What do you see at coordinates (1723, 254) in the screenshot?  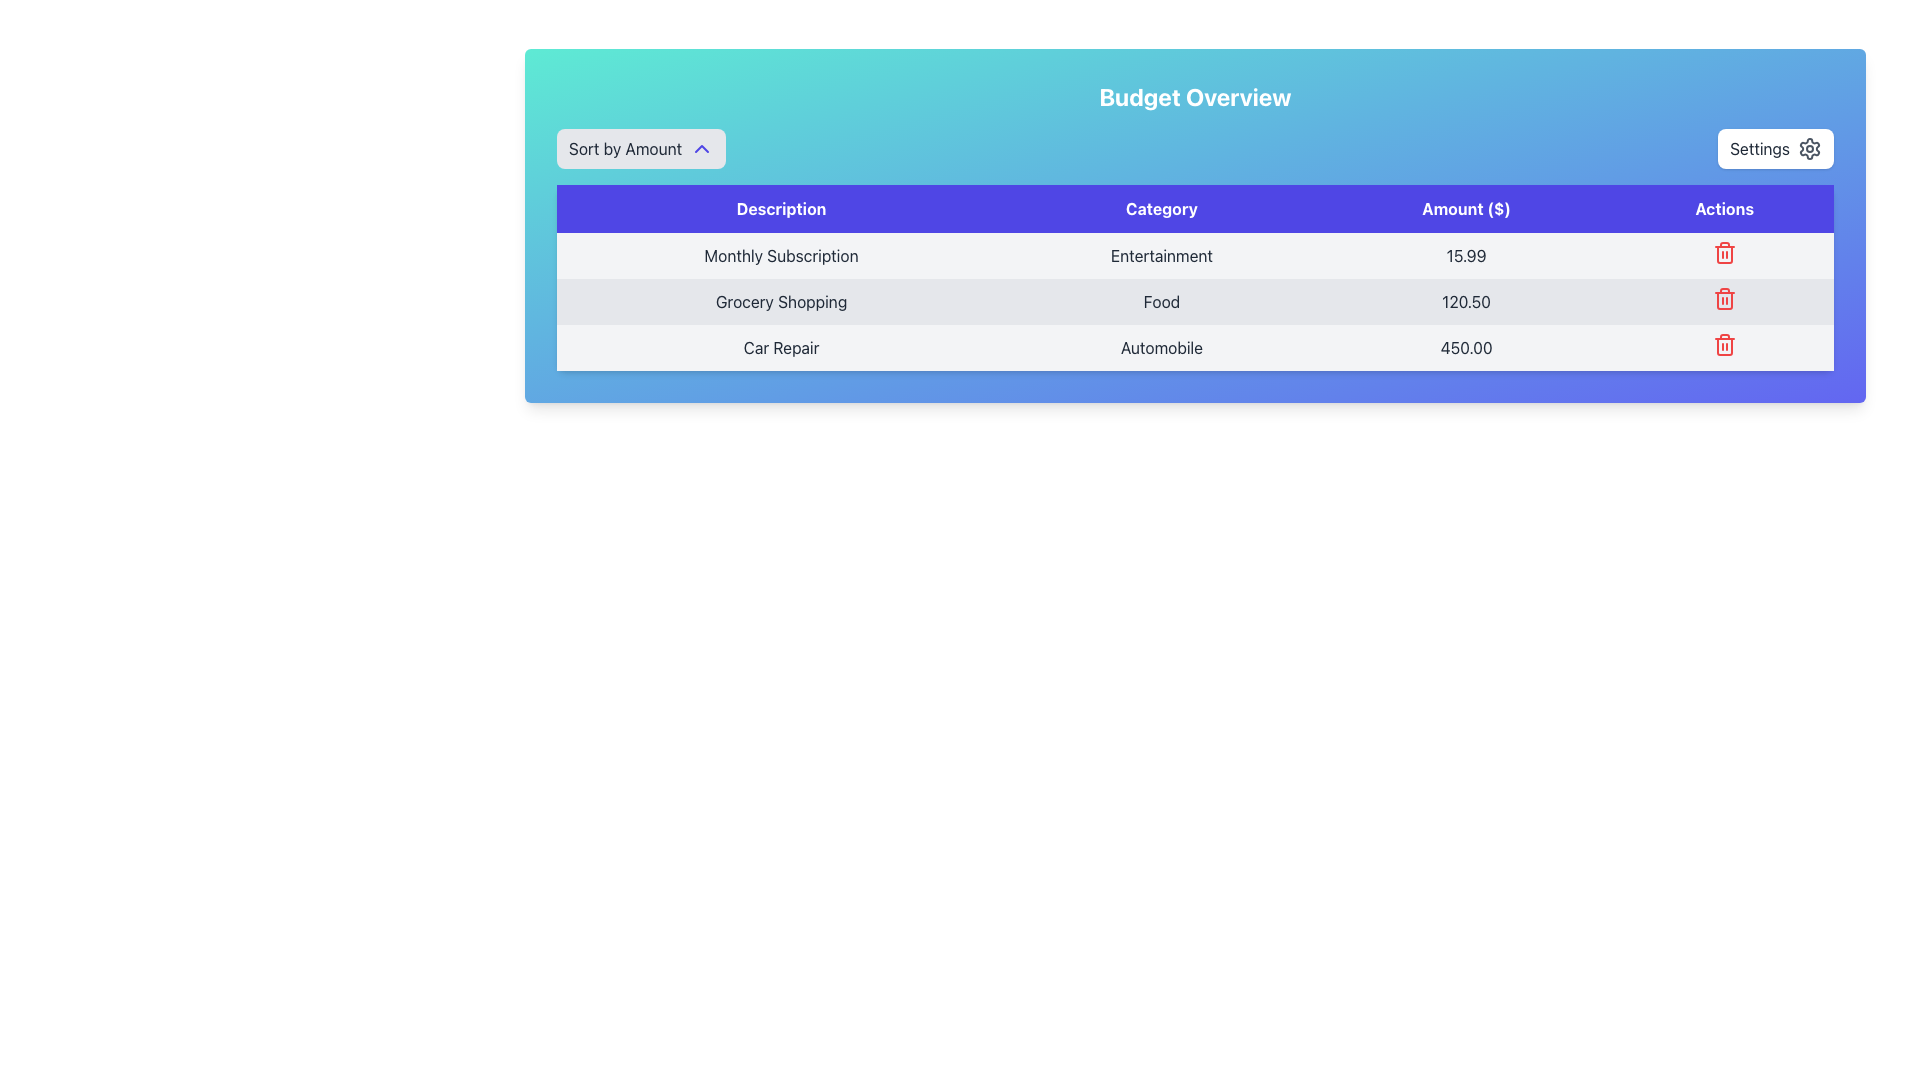 I see `the red trash bin icon button located in the 'Actions' column on the far right of the first row in the table, corresponding to the 'Monthly Subscription' description` at bounding box center [1723, 254].